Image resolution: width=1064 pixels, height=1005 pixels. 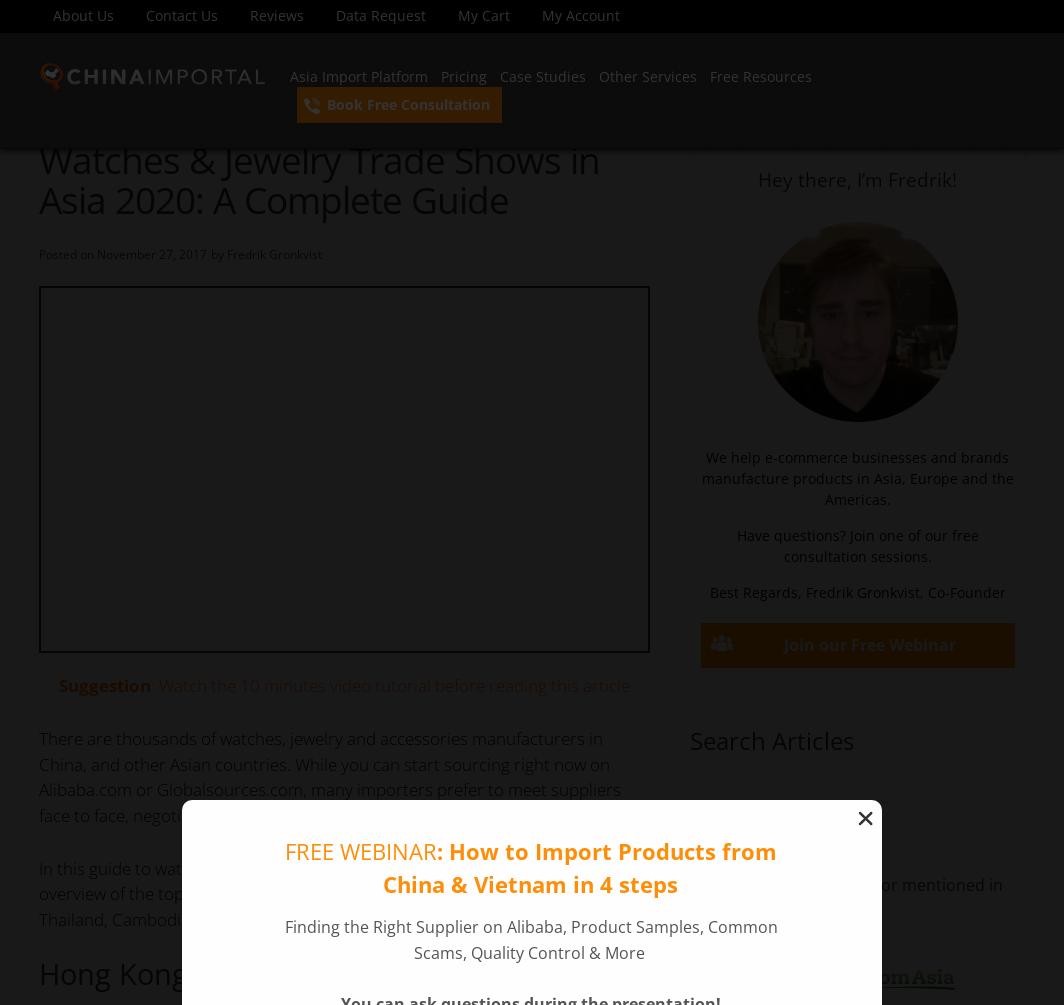 What do you see at coordinates (569, 958) in the screenshot?
I see `'cookie policy'` at bounding box center [569, 958].